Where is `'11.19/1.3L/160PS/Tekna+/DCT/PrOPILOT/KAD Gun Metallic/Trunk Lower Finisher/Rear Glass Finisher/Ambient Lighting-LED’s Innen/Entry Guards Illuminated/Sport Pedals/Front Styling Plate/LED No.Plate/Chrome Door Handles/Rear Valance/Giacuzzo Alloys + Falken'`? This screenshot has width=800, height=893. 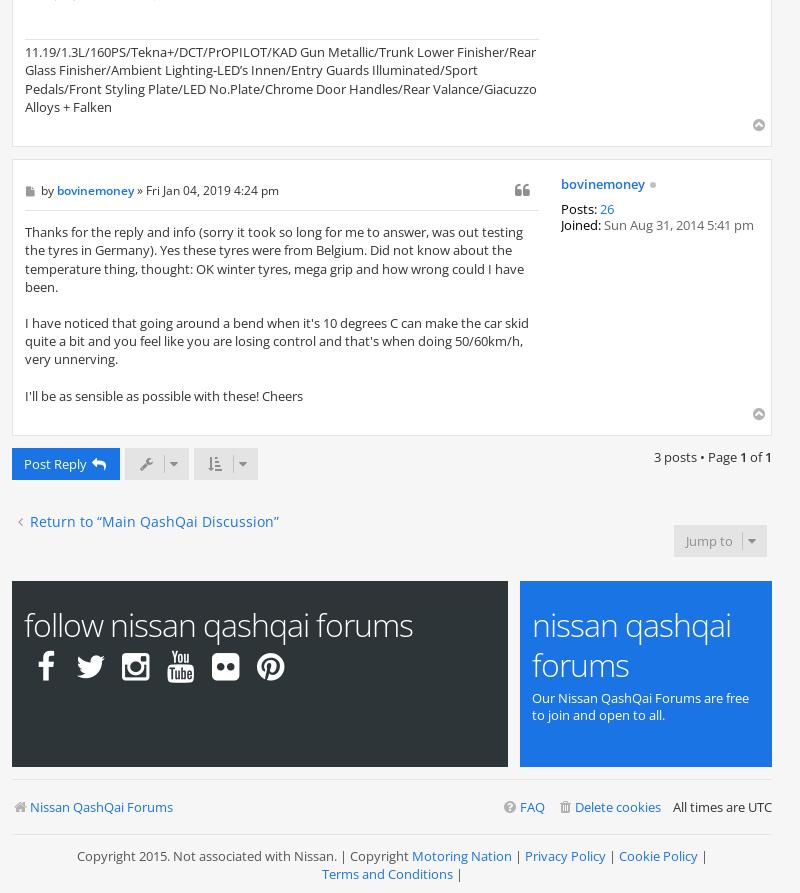
'11.19/1.3L/160PS/Tekna+/DCT/PrOPILOT/KAD Gun Metallic/Trunk Lower Finisher/Rear Glass Finisher/Ambient Lighting-LED’s Innen/Entry Guards Illuminated/Sport Pedals/Front Styling Plate/LED No.Plate/Chrome Door Handles/Rear Valance/Giacuzzo Alloys + Falken' is located at coordinates (24, 79).